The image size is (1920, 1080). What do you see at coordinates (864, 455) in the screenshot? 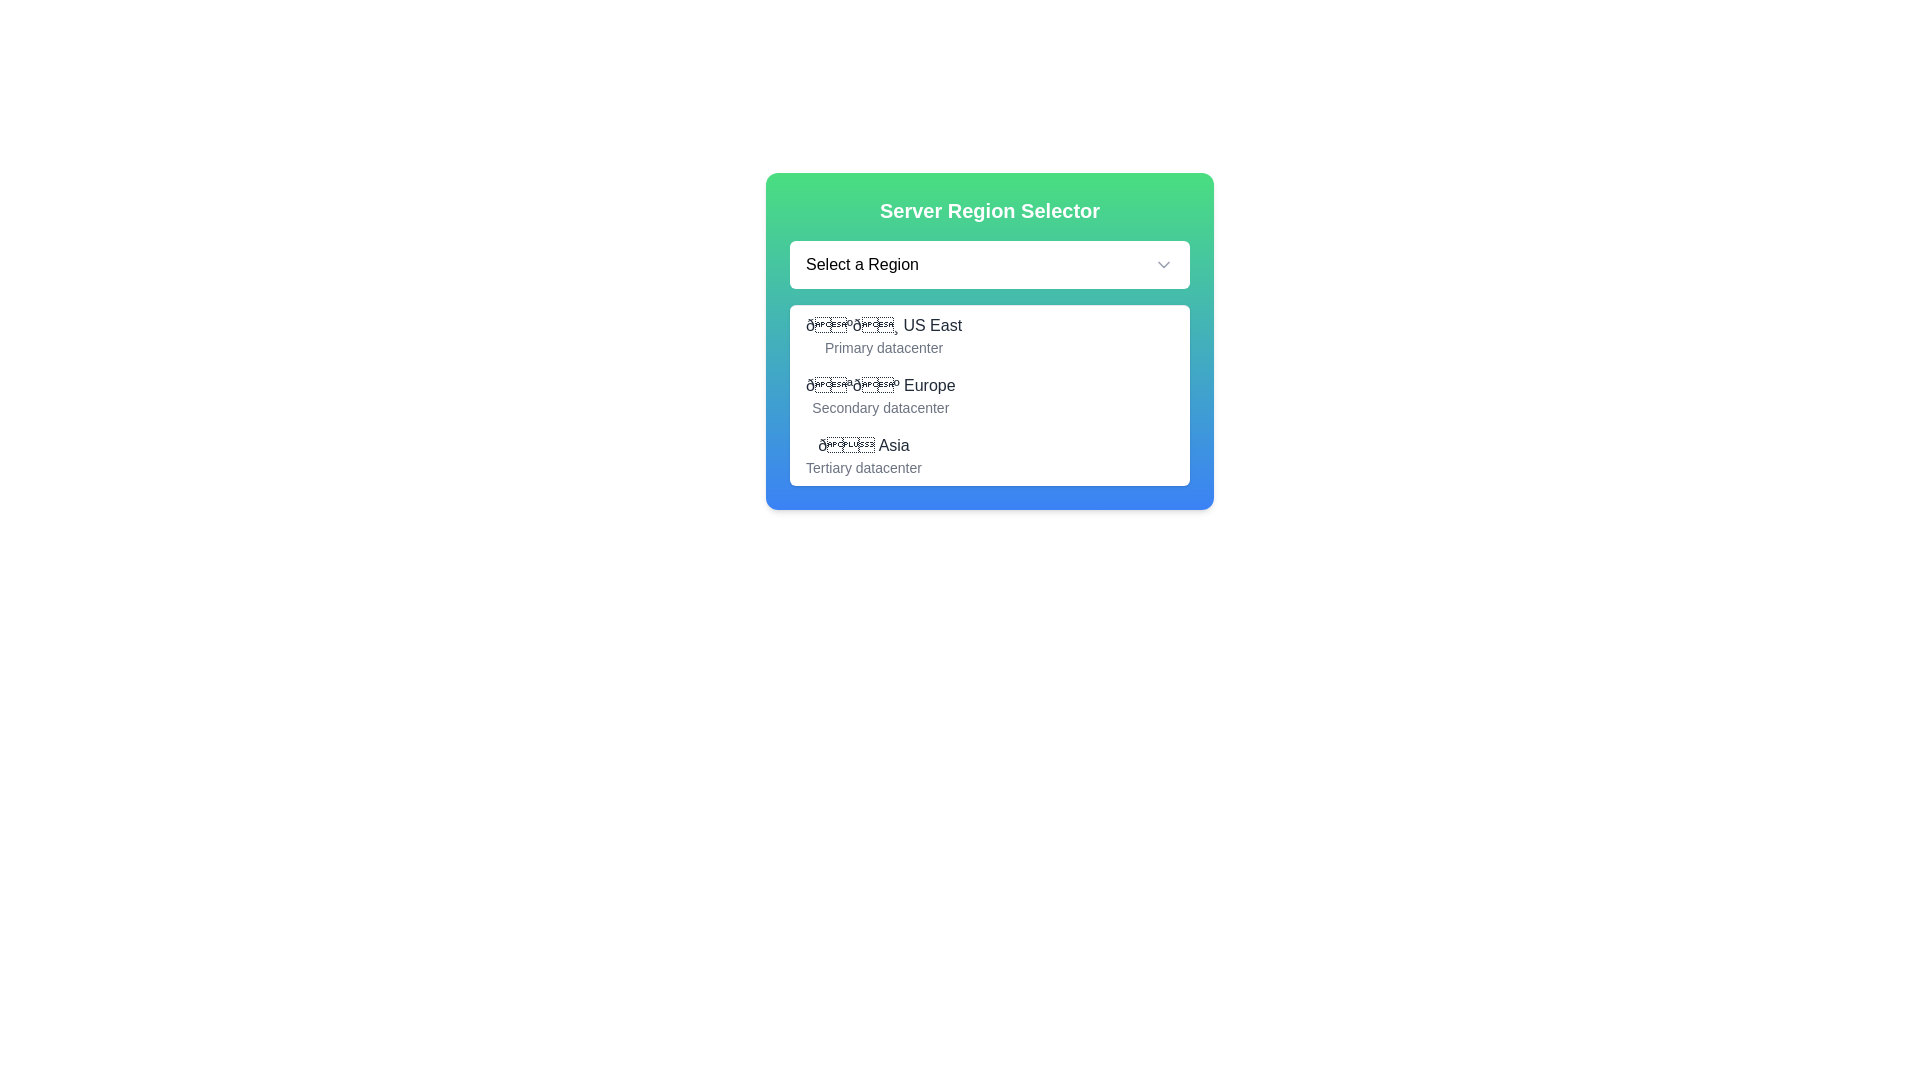
I see `the third option in the dropdown menu for selecting the 'Asia' region, located beneath 'US East' and 'Europe'` at bounding box center [864, 455].